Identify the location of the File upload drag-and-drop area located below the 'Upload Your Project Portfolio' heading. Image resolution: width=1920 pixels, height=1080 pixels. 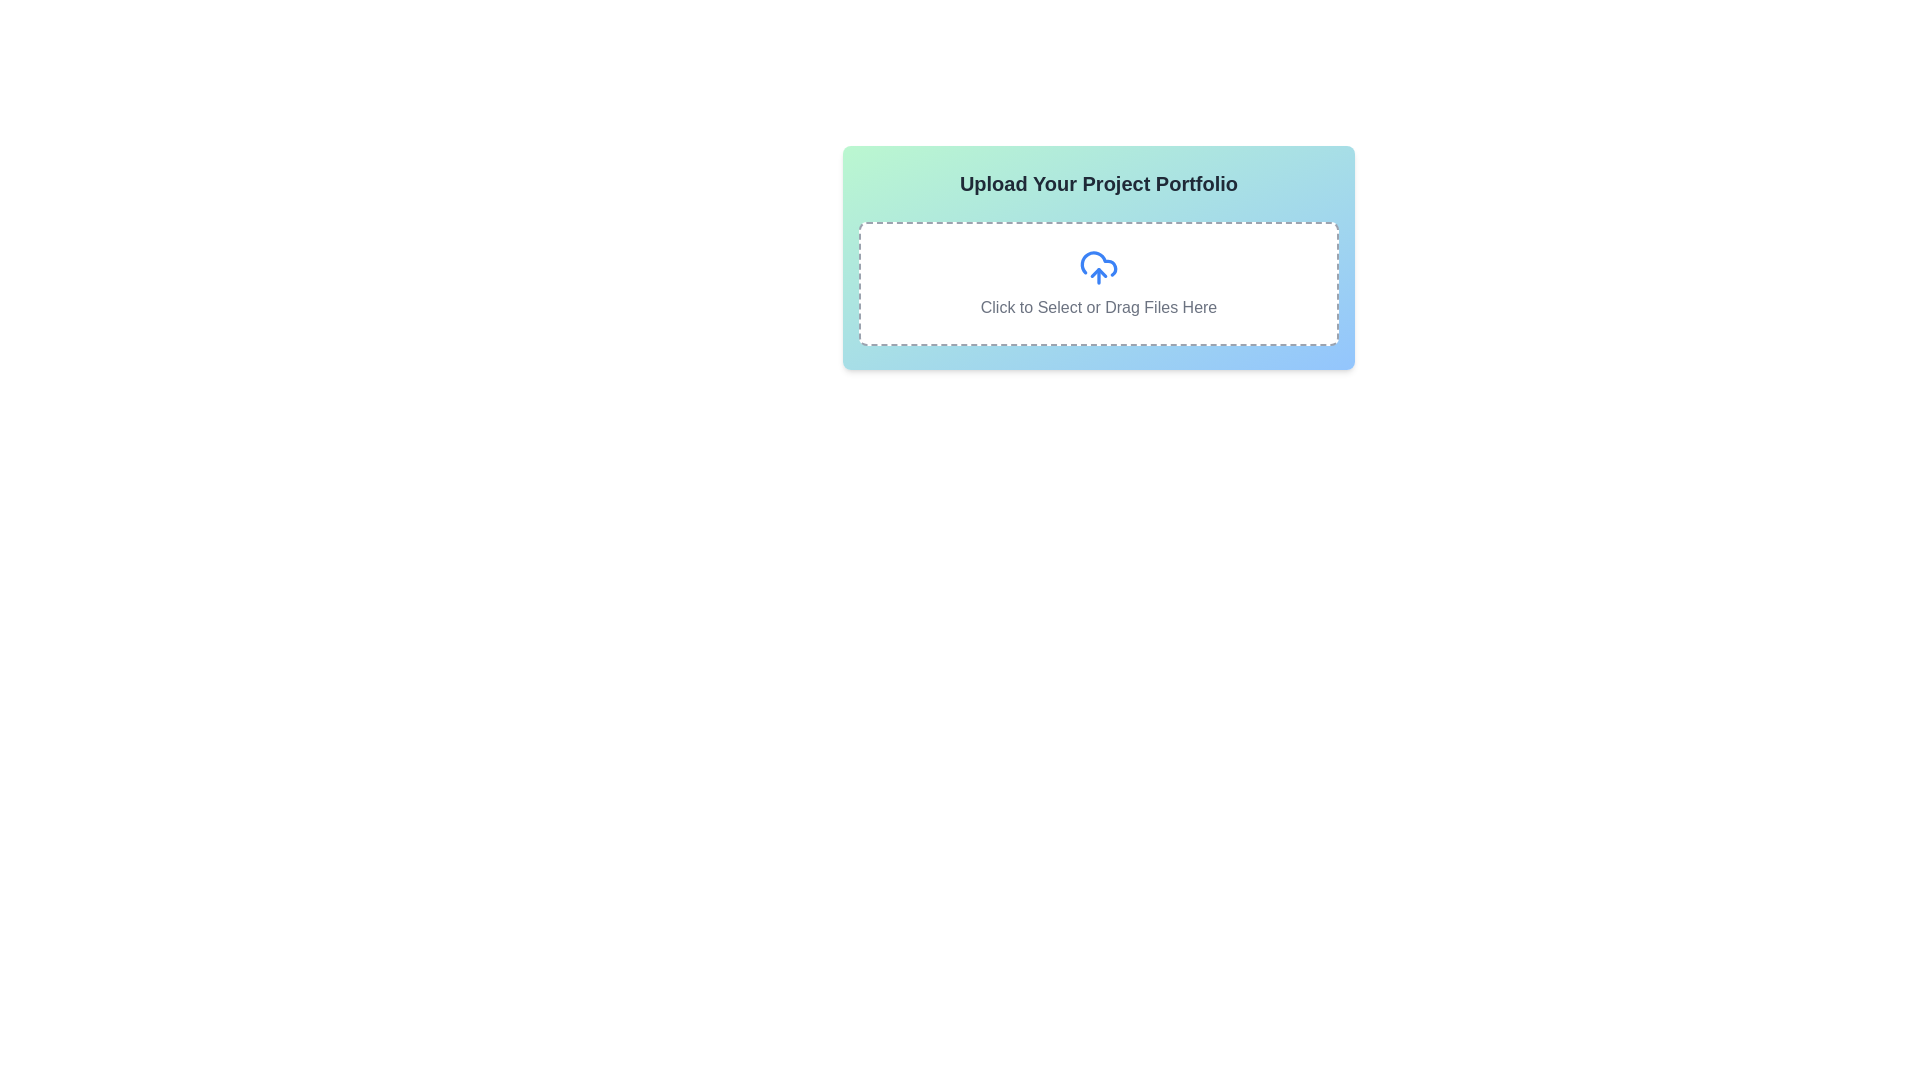
(1098, 284).